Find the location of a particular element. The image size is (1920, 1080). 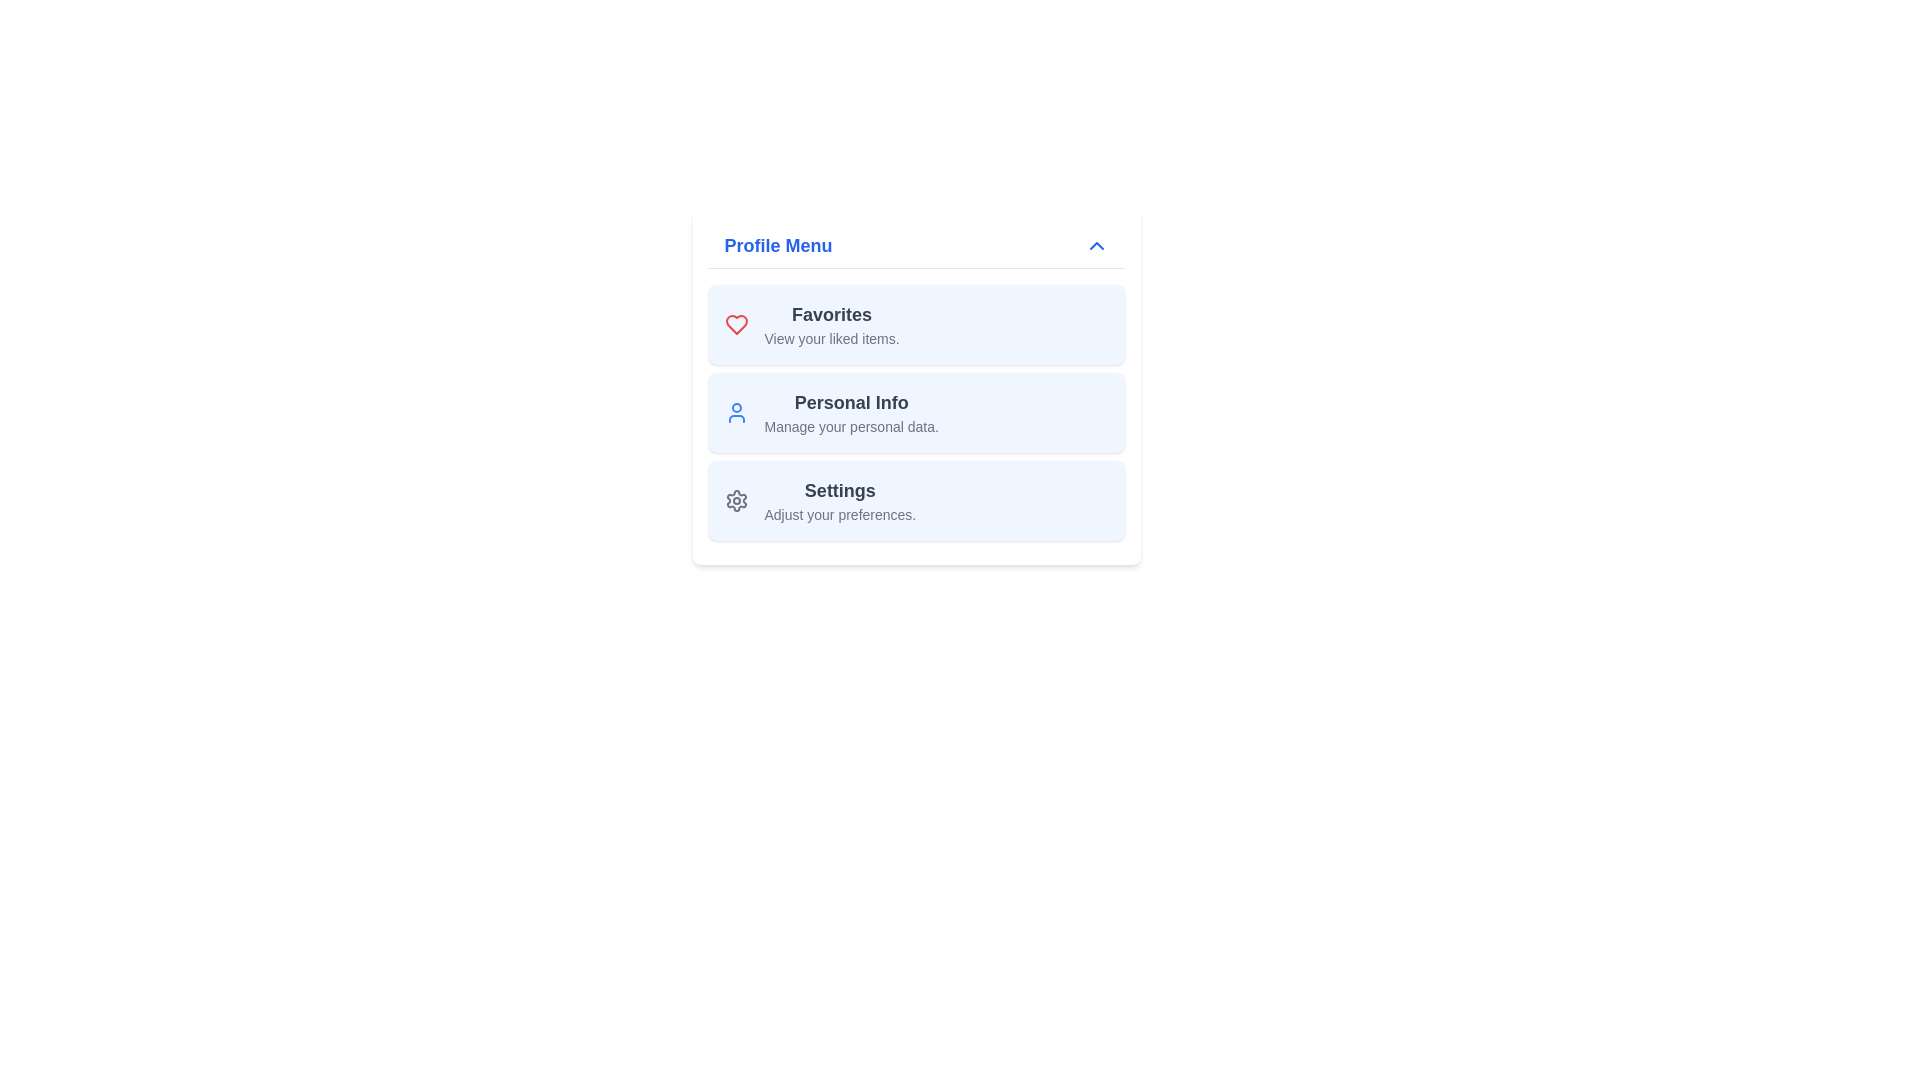

the settings icon located to the left of the text 'Settings Adjust your preferences' is located at coordinates (735, 500).